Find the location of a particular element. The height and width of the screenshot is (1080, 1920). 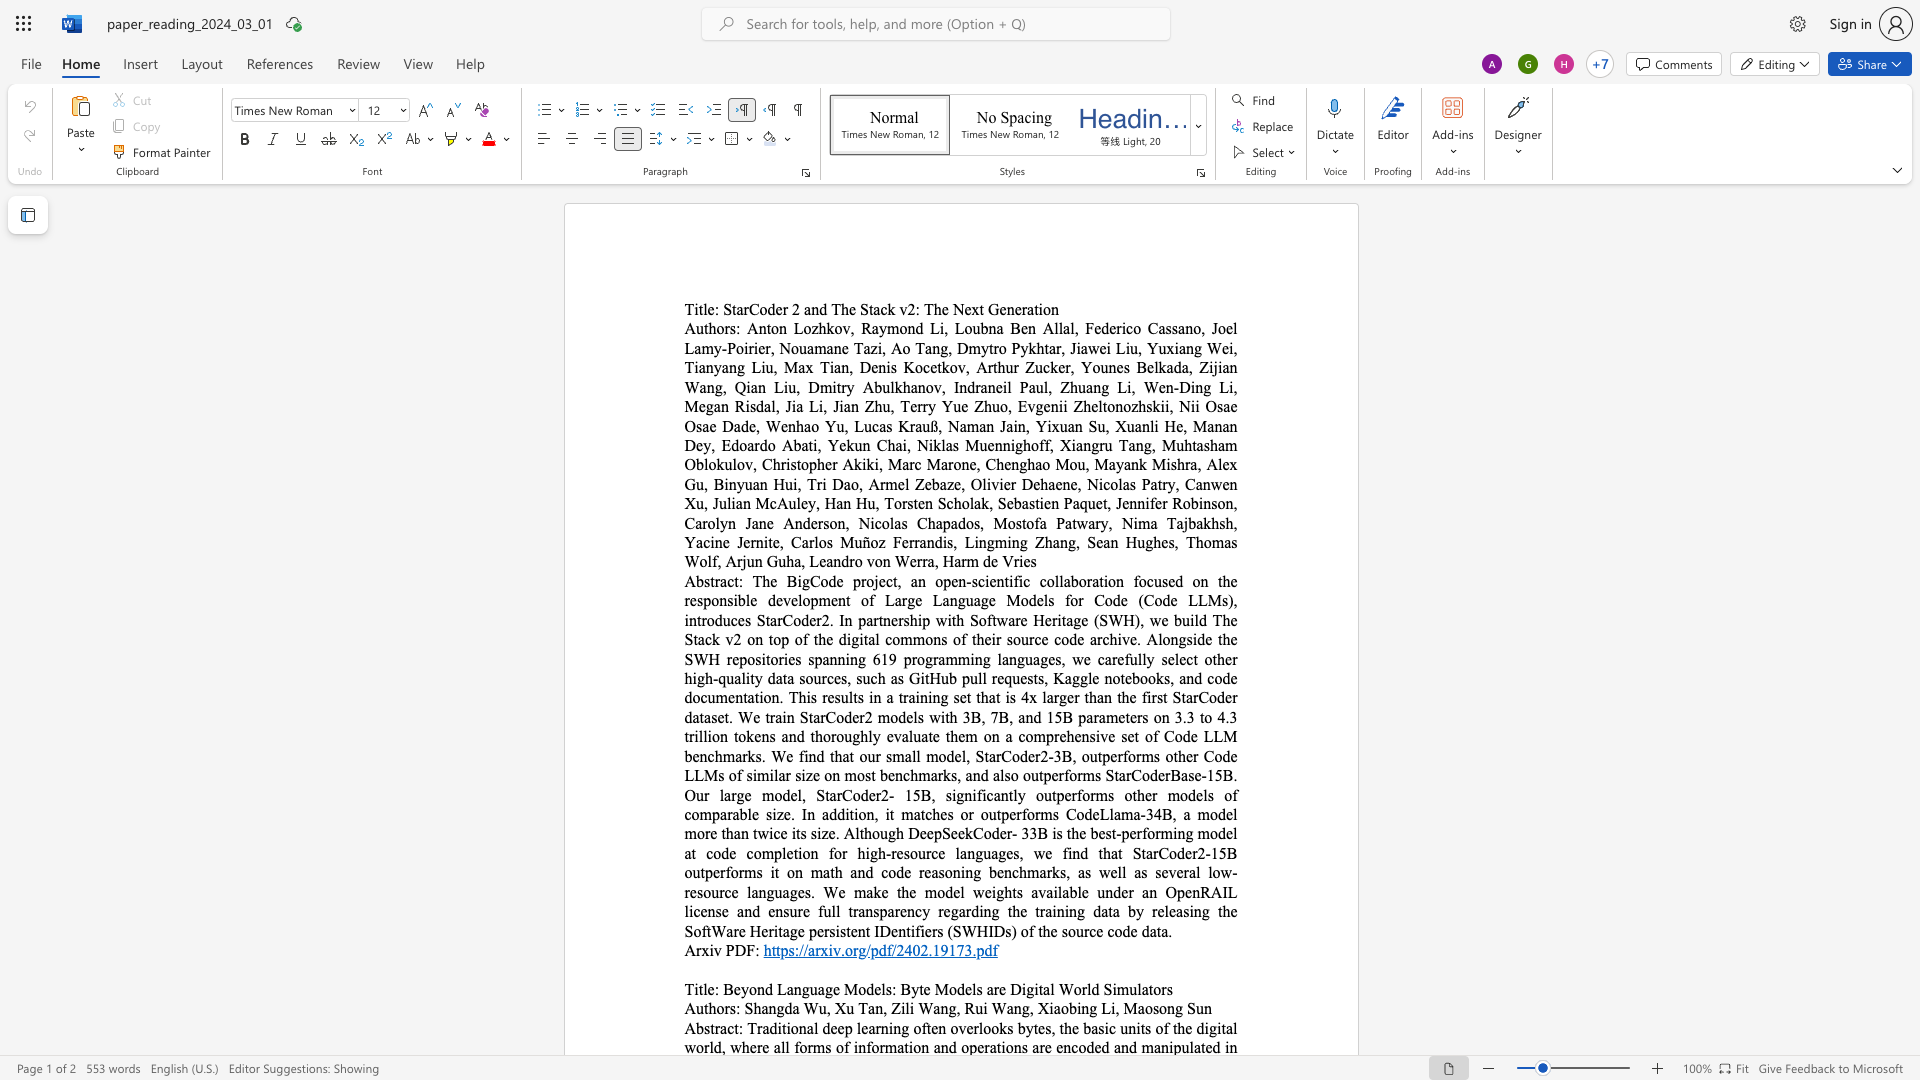

the space between the continuous character "r" and "g" in the text is located at coordinates (859, 949).